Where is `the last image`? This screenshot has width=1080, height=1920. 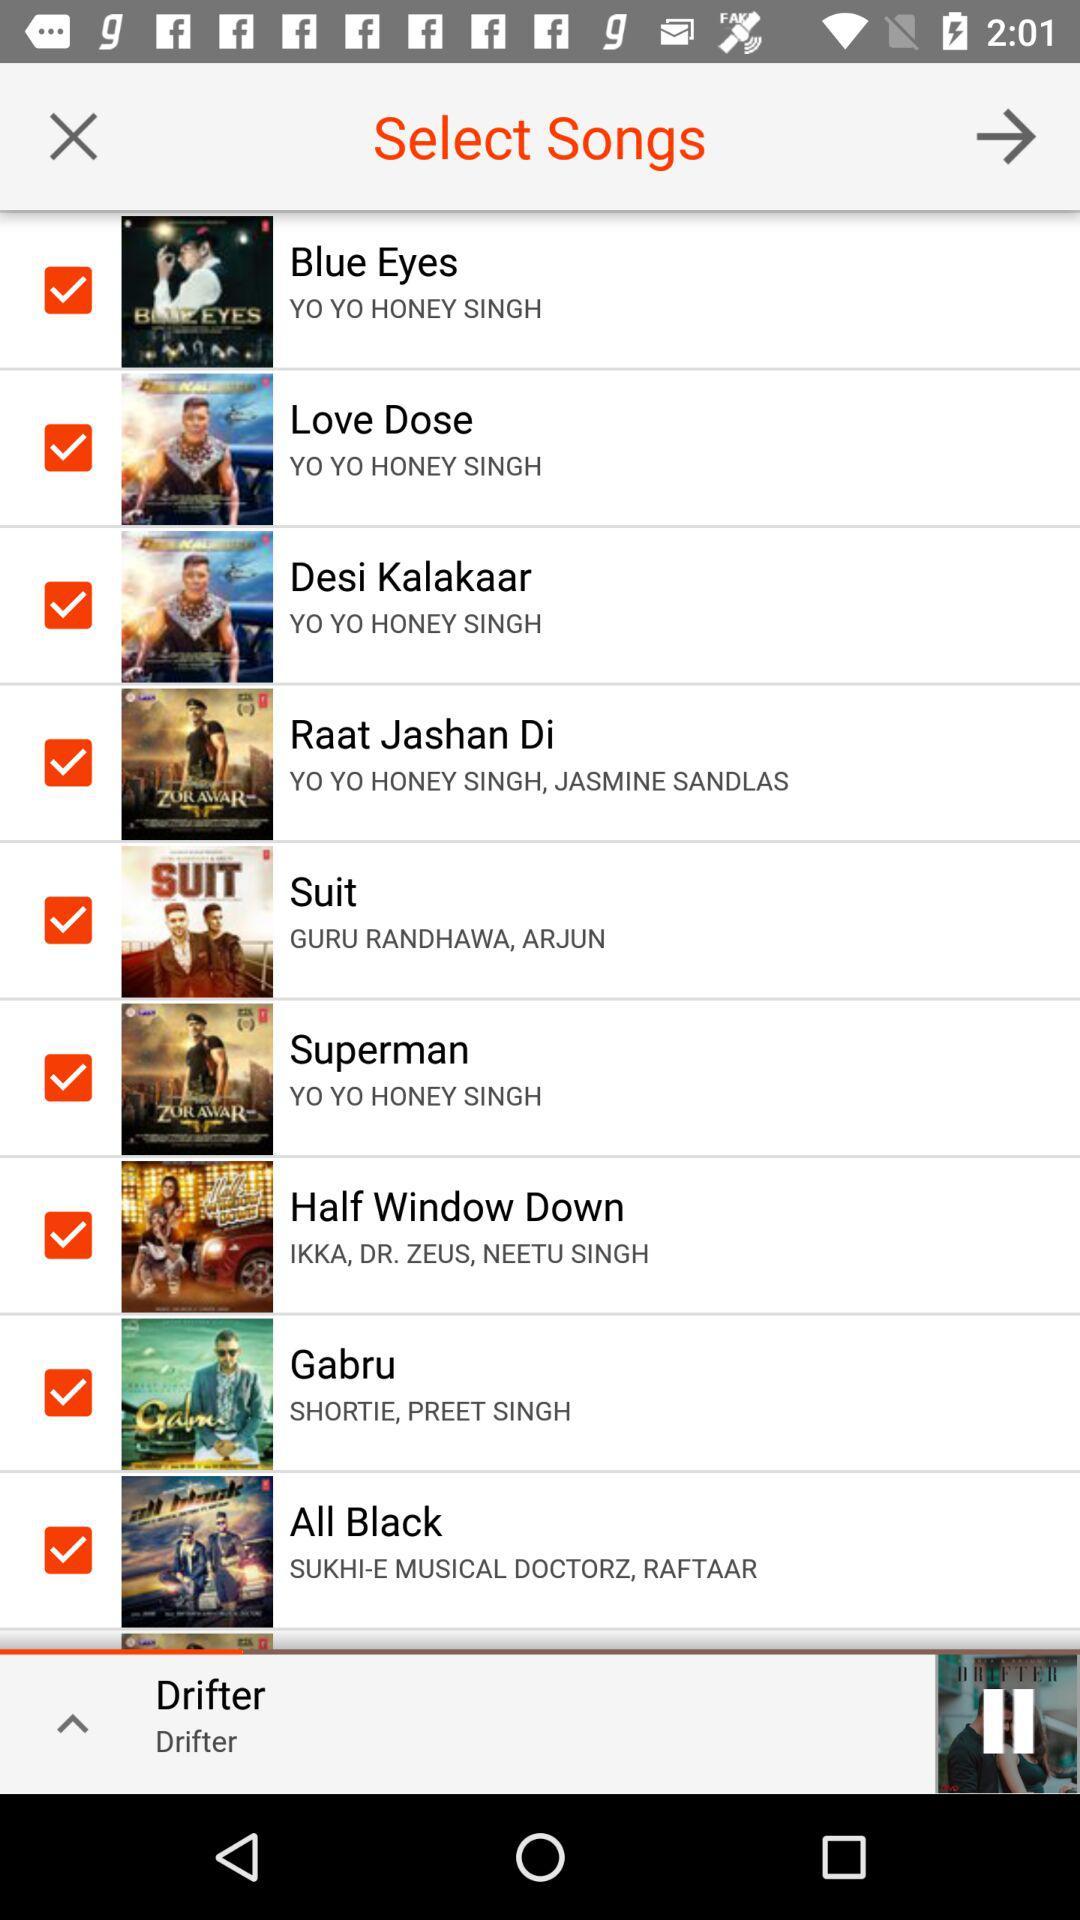 the last image is located at coordinates (197, 1549).